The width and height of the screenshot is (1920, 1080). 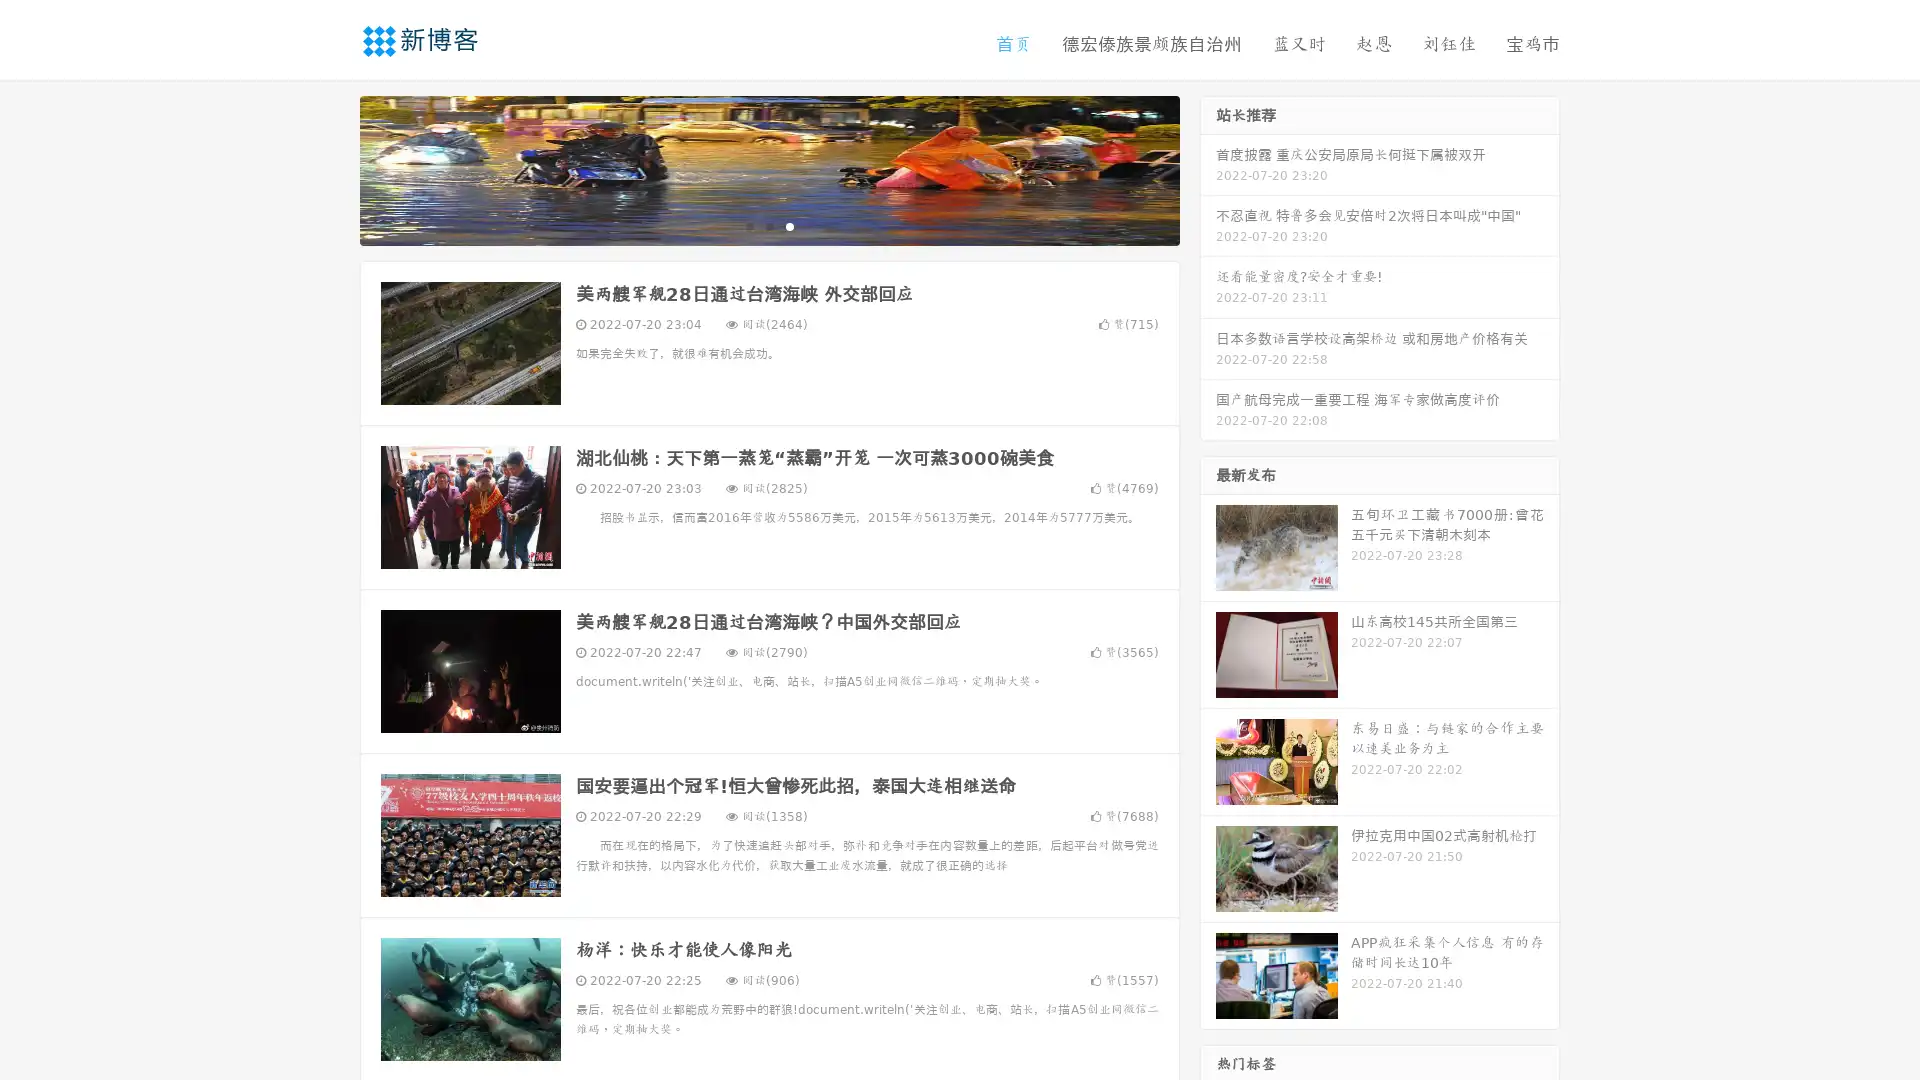 I want to click on Go to slide 1, so click(x=748, y=225).